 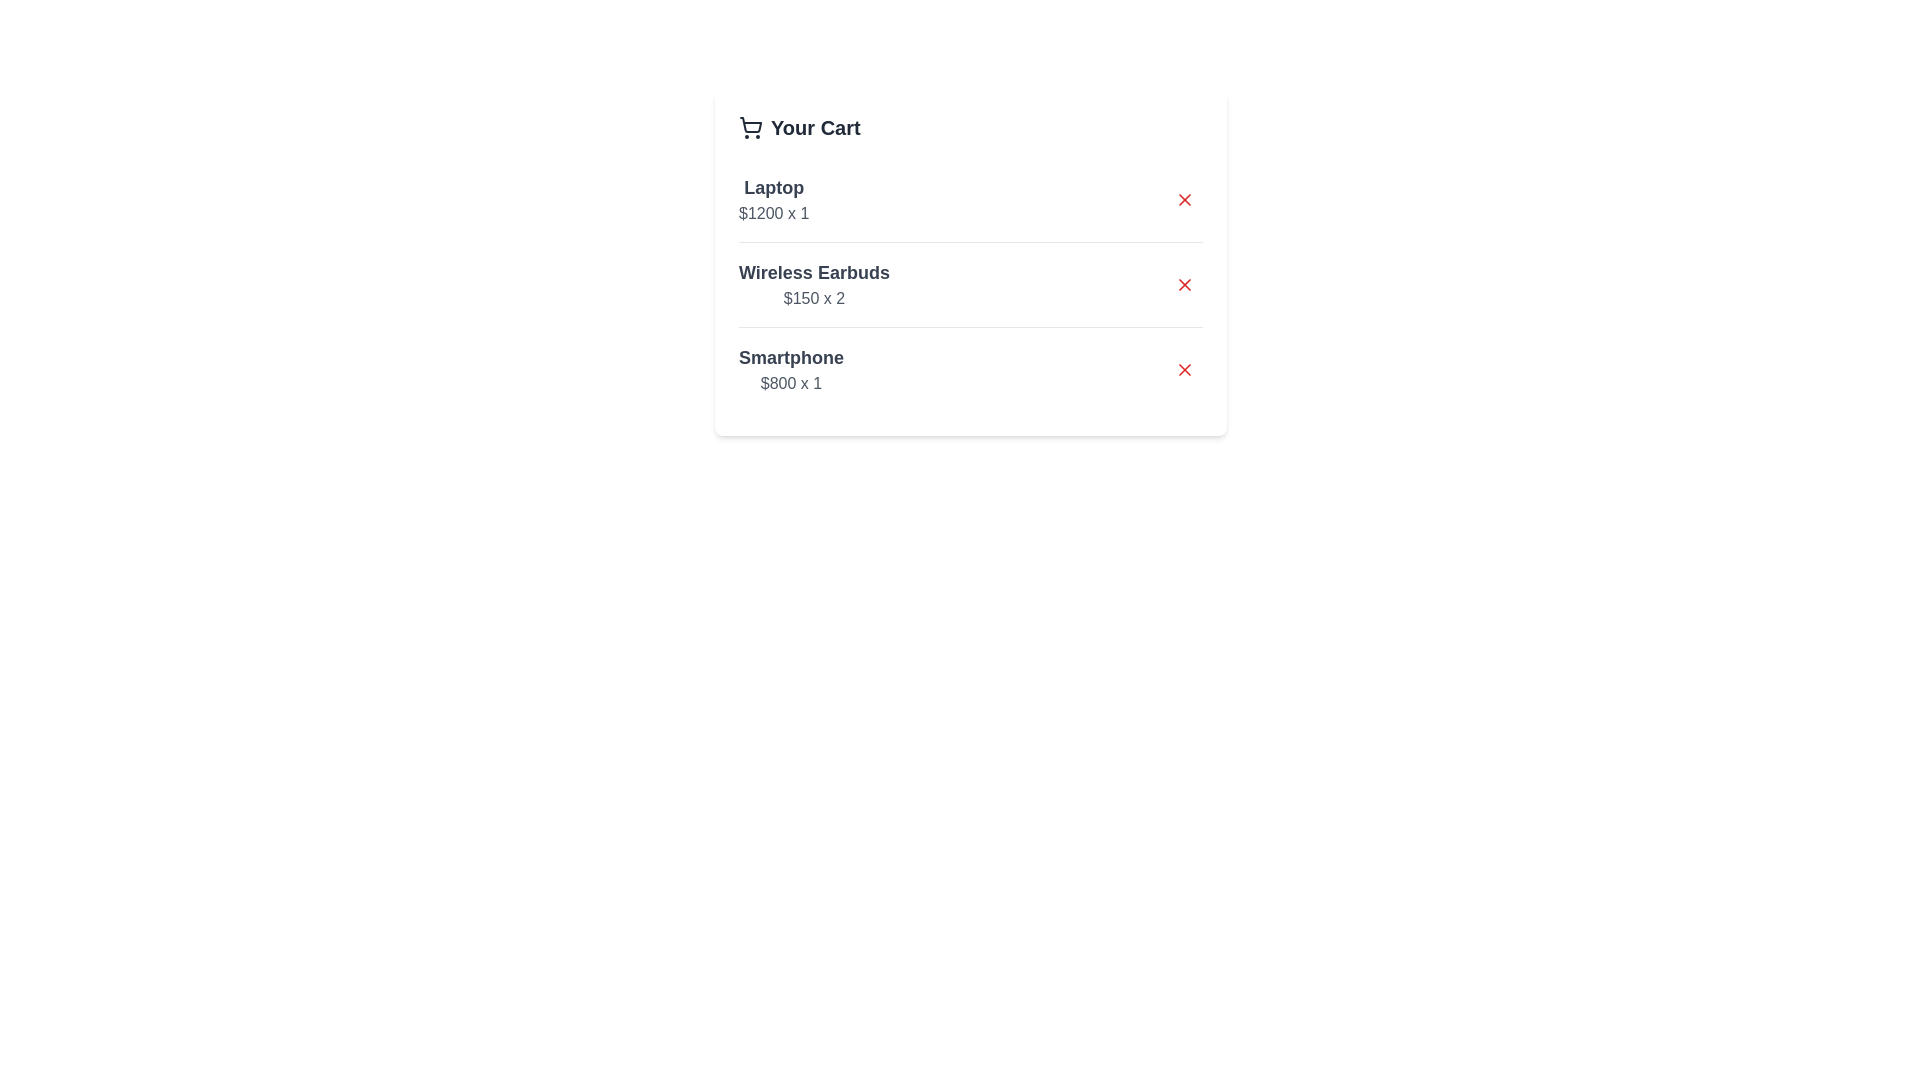 I want to click on the remove button for the item 'Laptop', so click(x=1185, y=200).